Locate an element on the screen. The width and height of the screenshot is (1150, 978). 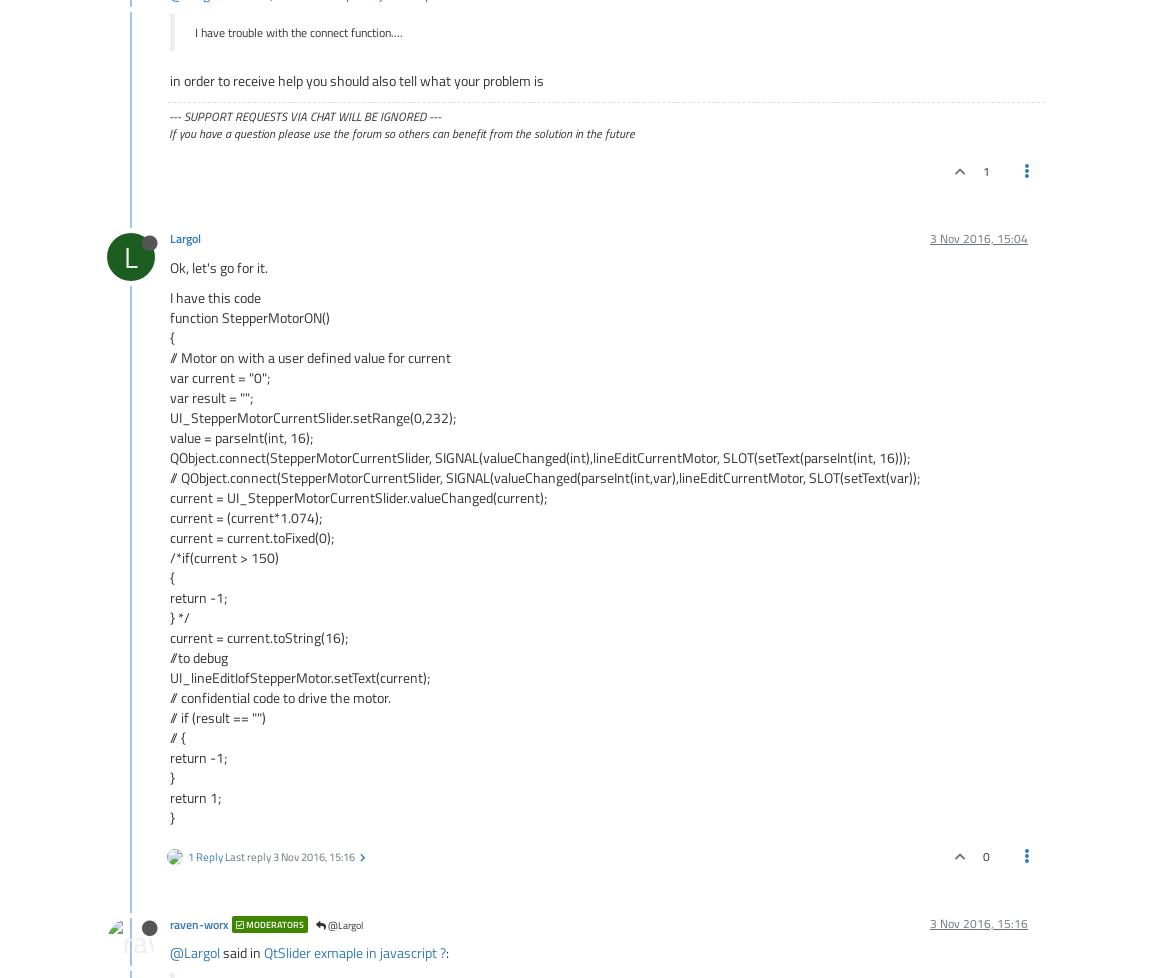
'/*if(current > 150)' is located at coordinates (223, 556).